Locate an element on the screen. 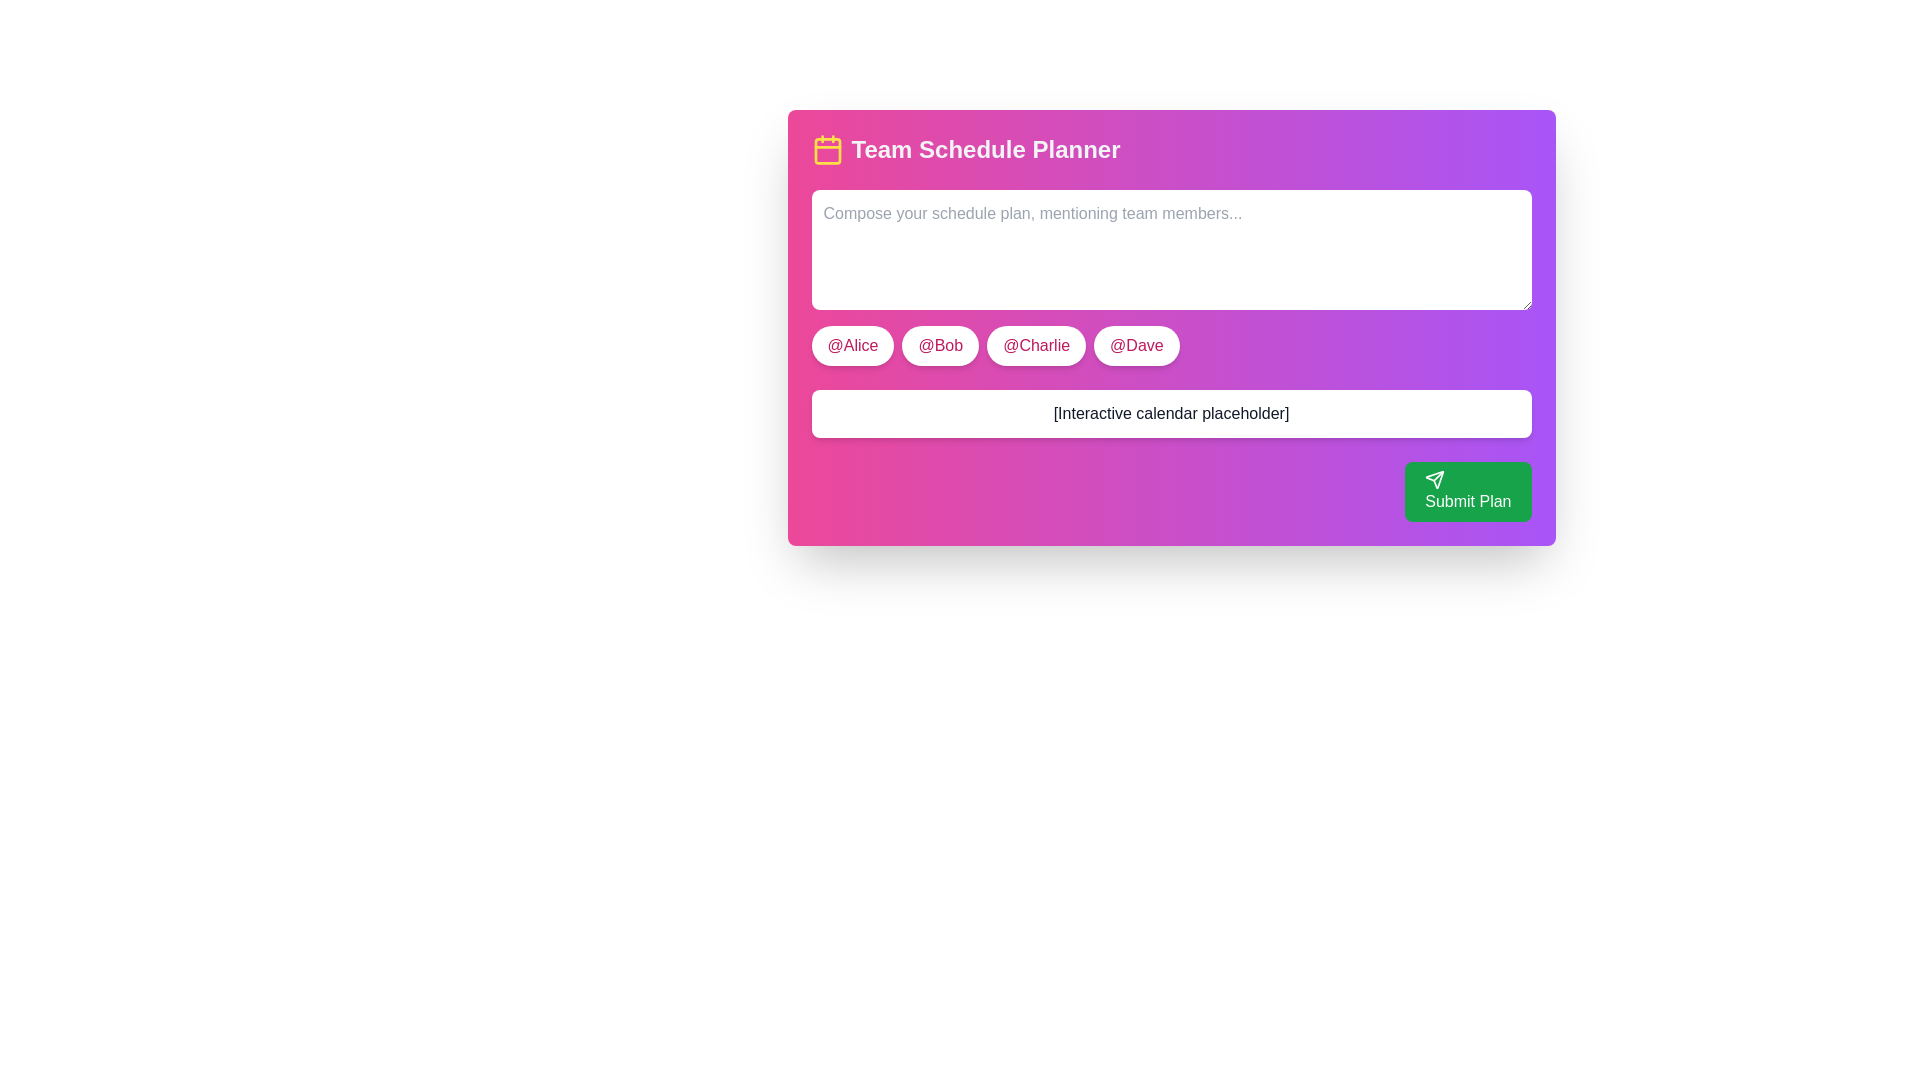 The image size is (1920, 1080). the 'Submit Plan' button which houses the graphical arrowhead icon component located in the lower-right corner of the interface is located at coordinates (1434, 479).